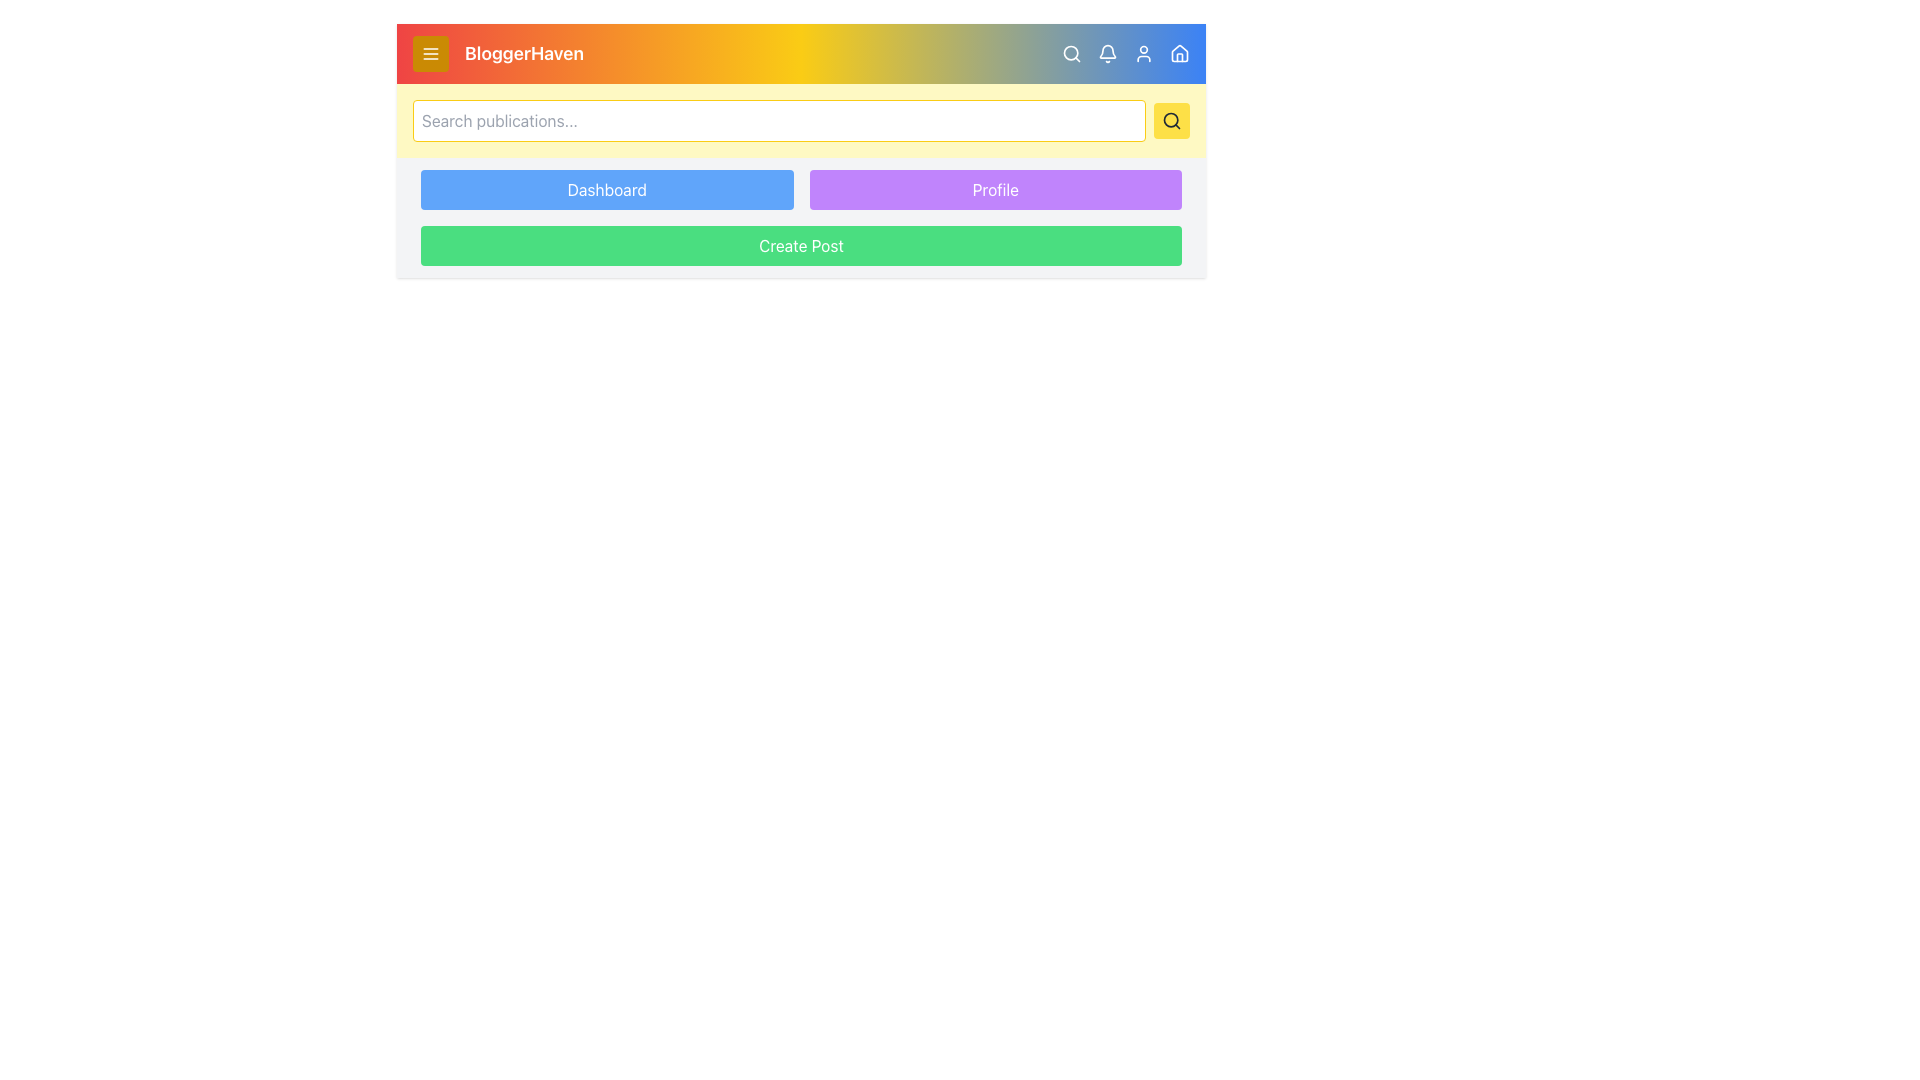  I want to click on the magnifying glass icon button, which is part of a yellow search bar, to trigger the visual hover effect, so click(1171, 120).